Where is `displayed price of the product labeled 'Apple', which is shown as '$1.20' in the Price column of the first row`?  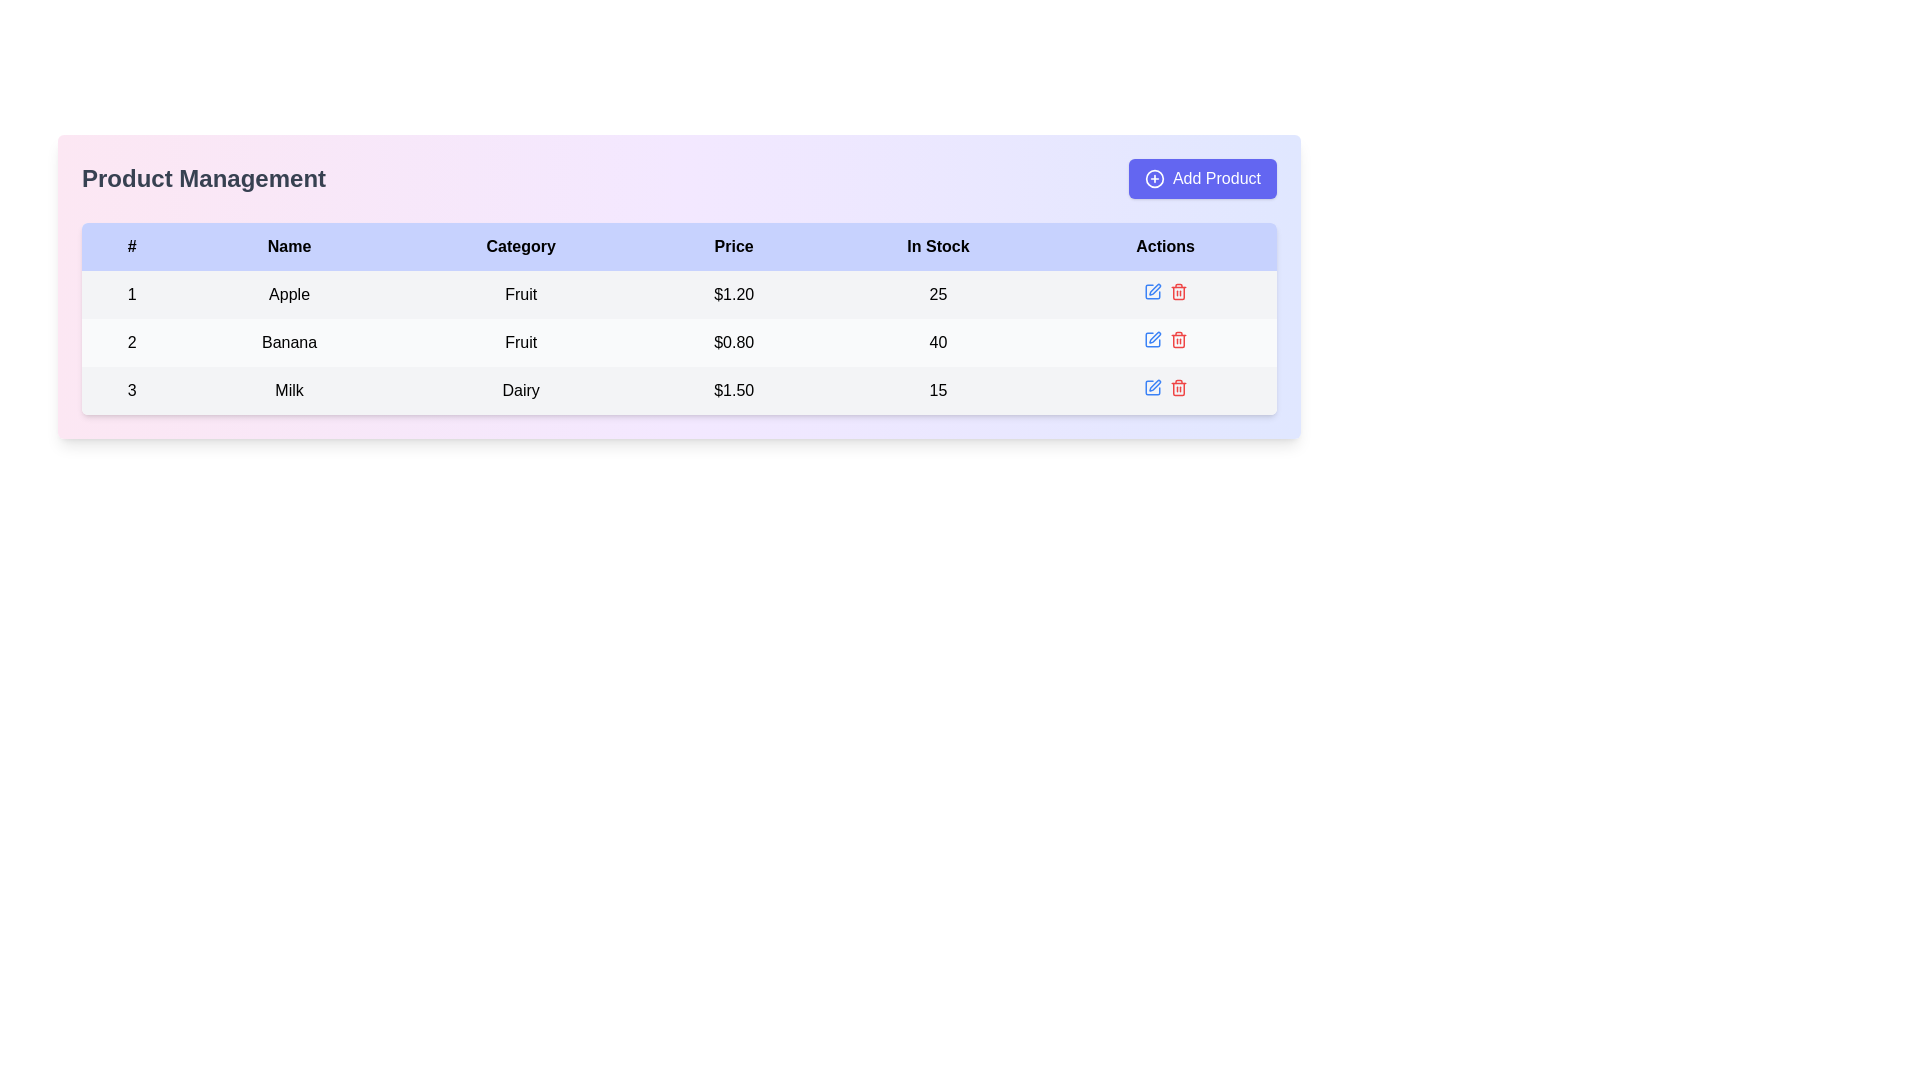
displayed price of the product labeled 'Apple', which is shown as '$1.20' in the Price column of the first row is located at coordinates (733, 294).